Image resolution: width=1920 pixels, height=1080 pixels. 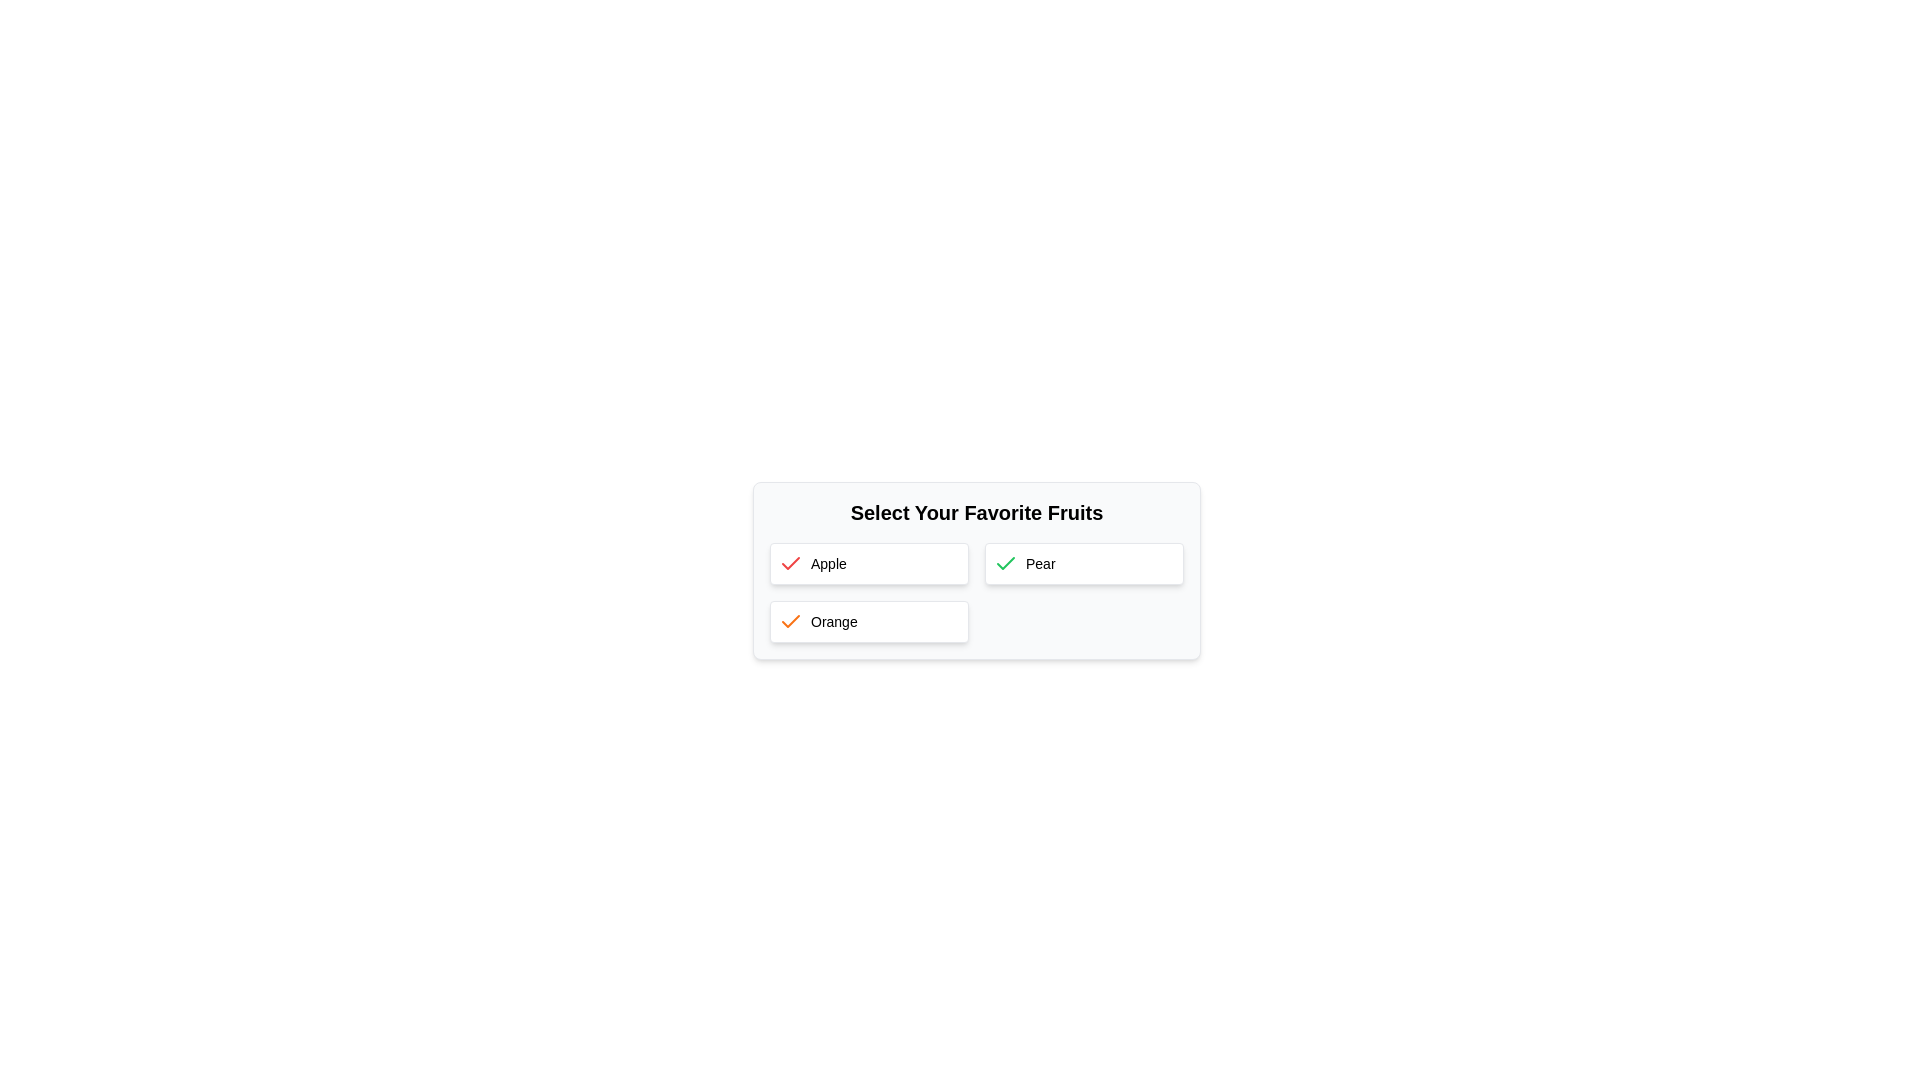 I want to click on the 'Orange' selectable list item in the bottom-left position of the grid to interact with it, so click(x=869, y=620).